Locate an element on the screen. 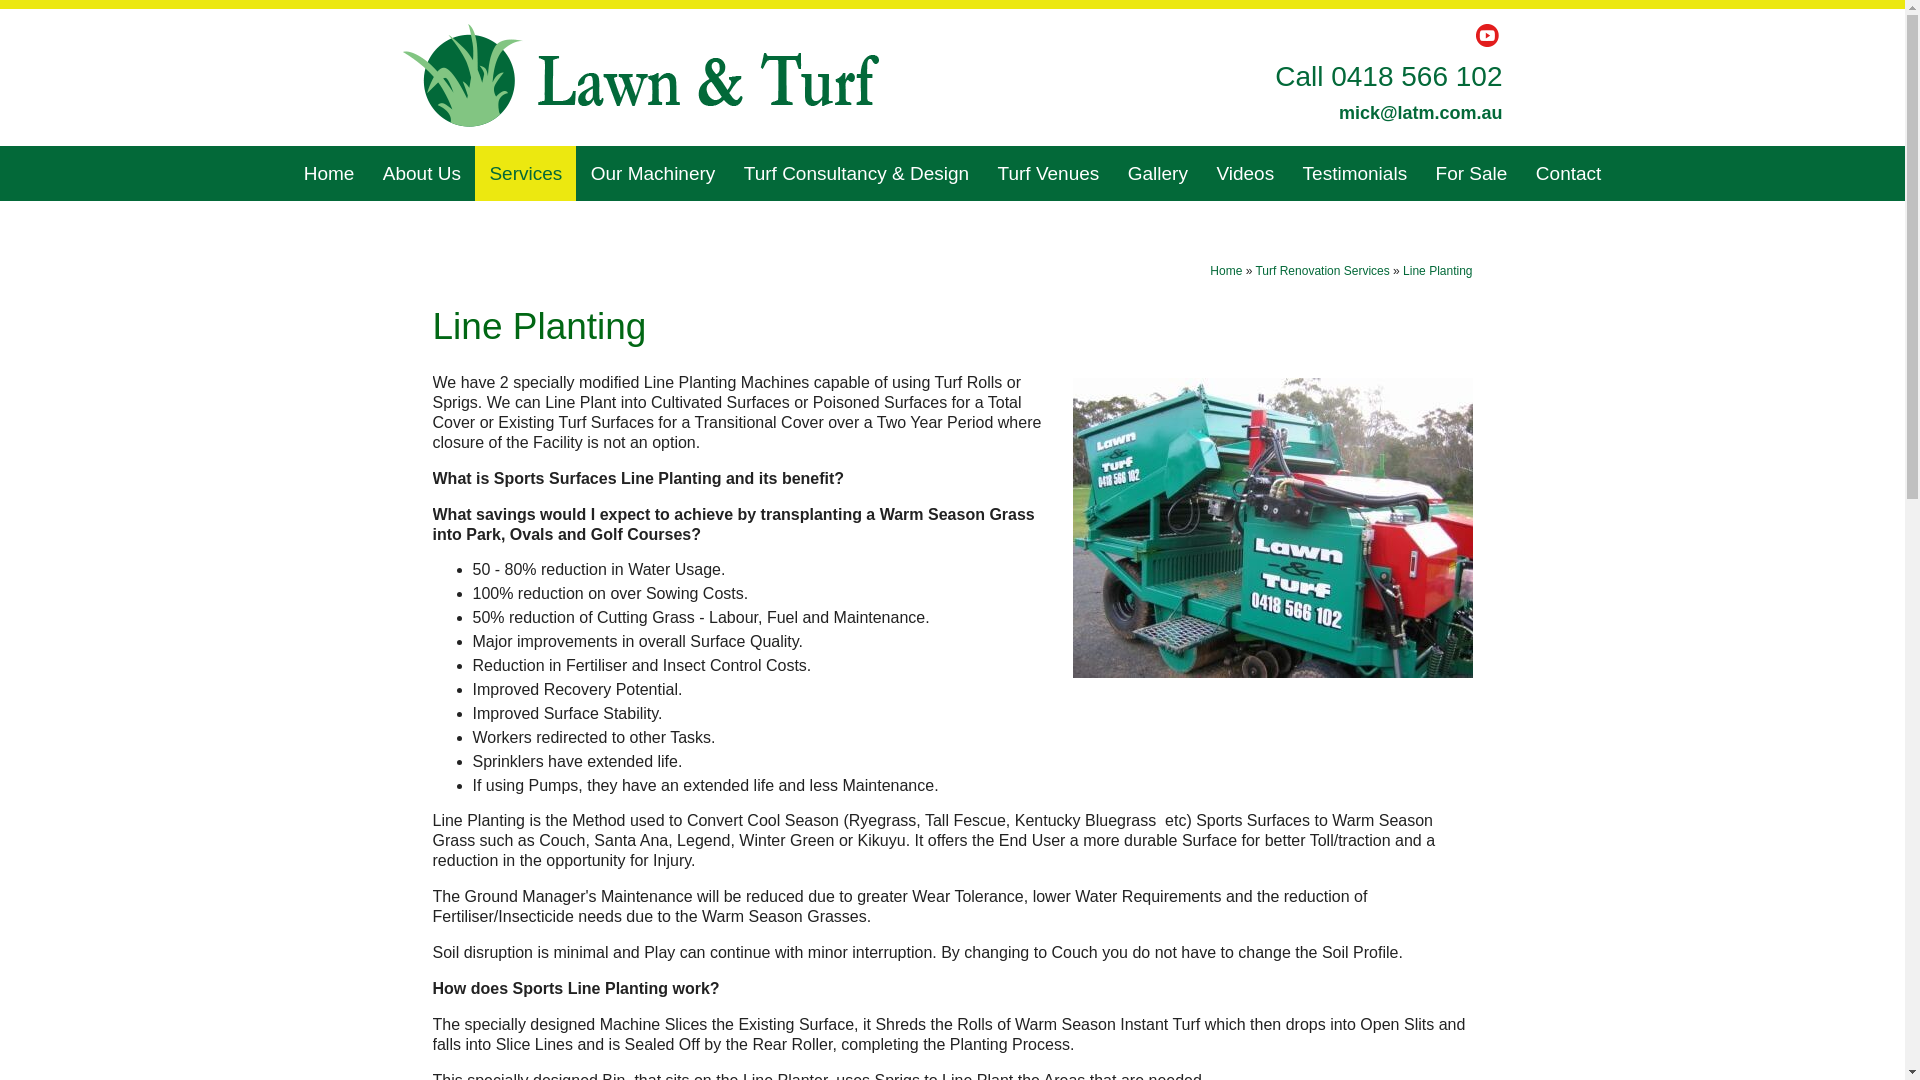  '0418 566 102' is located at coordinates (1415, 75).